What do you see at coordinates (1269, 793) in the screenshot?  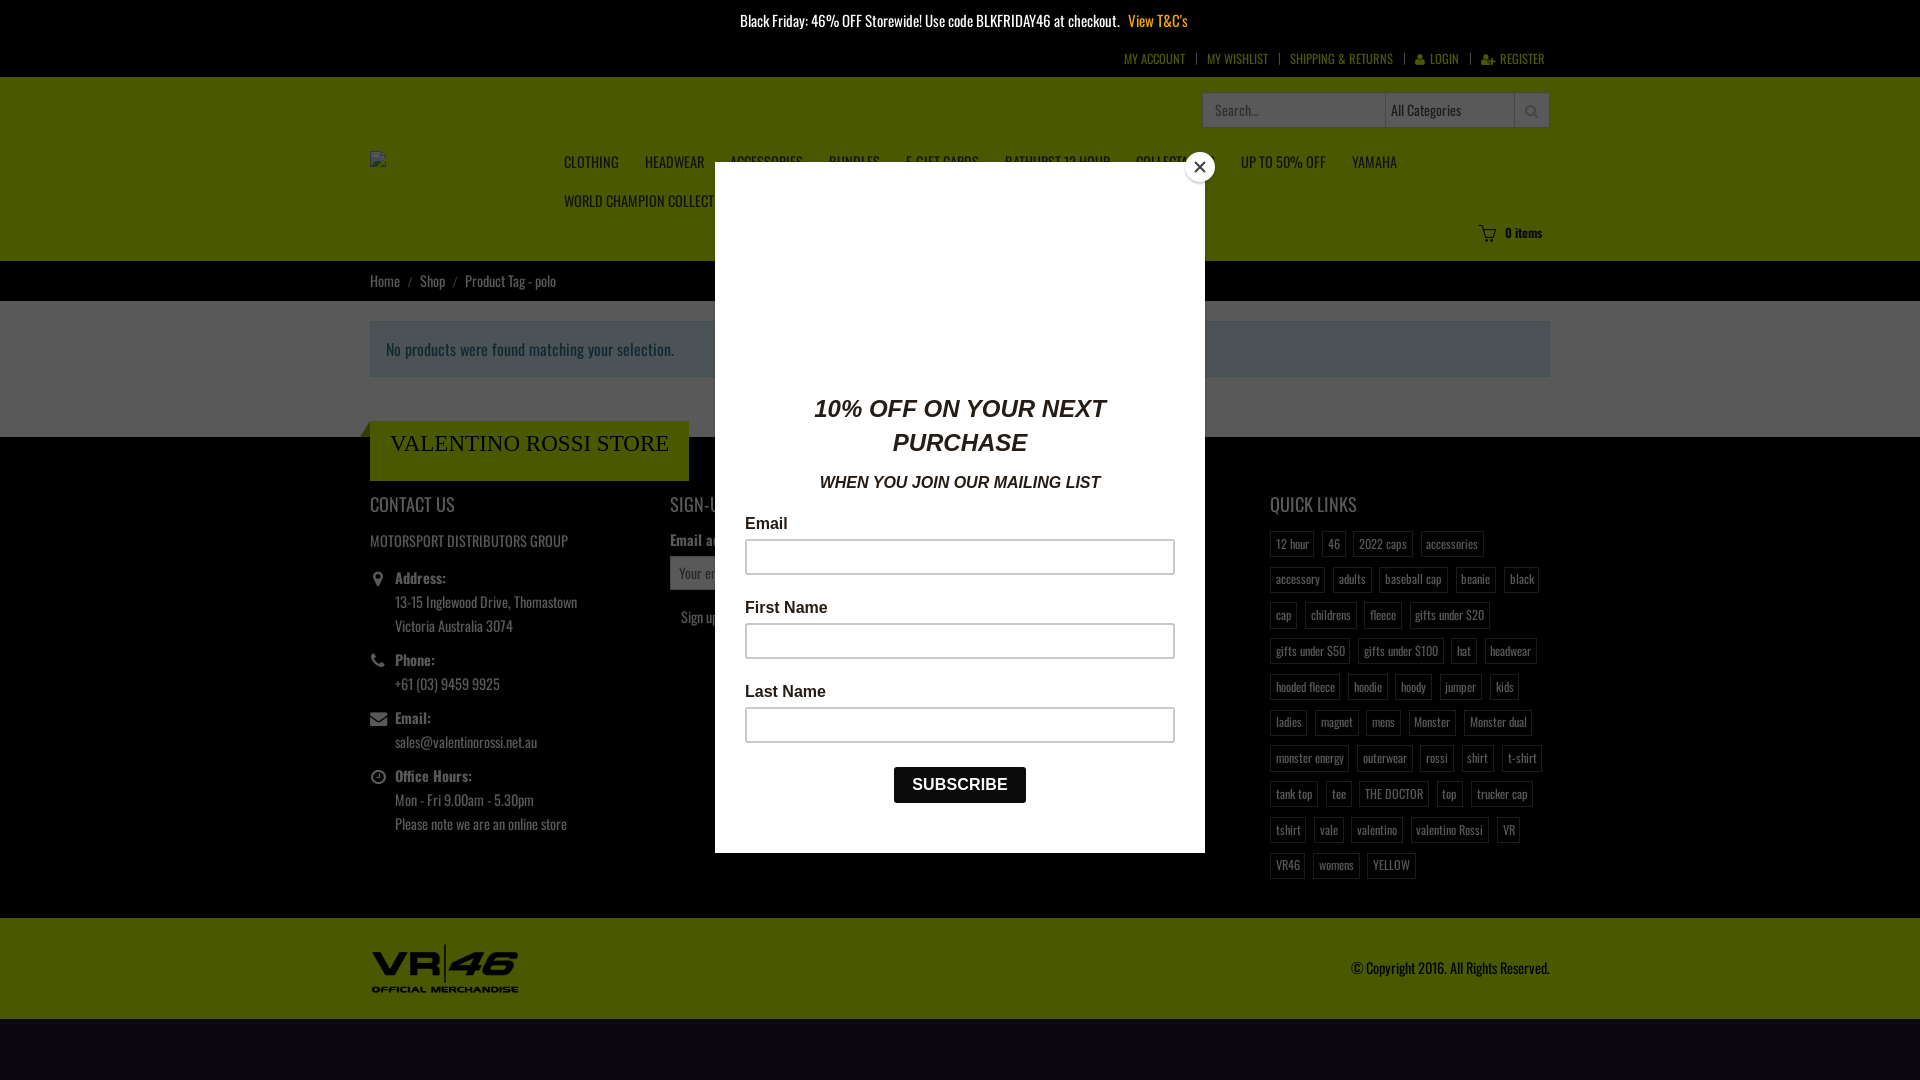 I see `'tank top'` at bounding box center [1269, 793].